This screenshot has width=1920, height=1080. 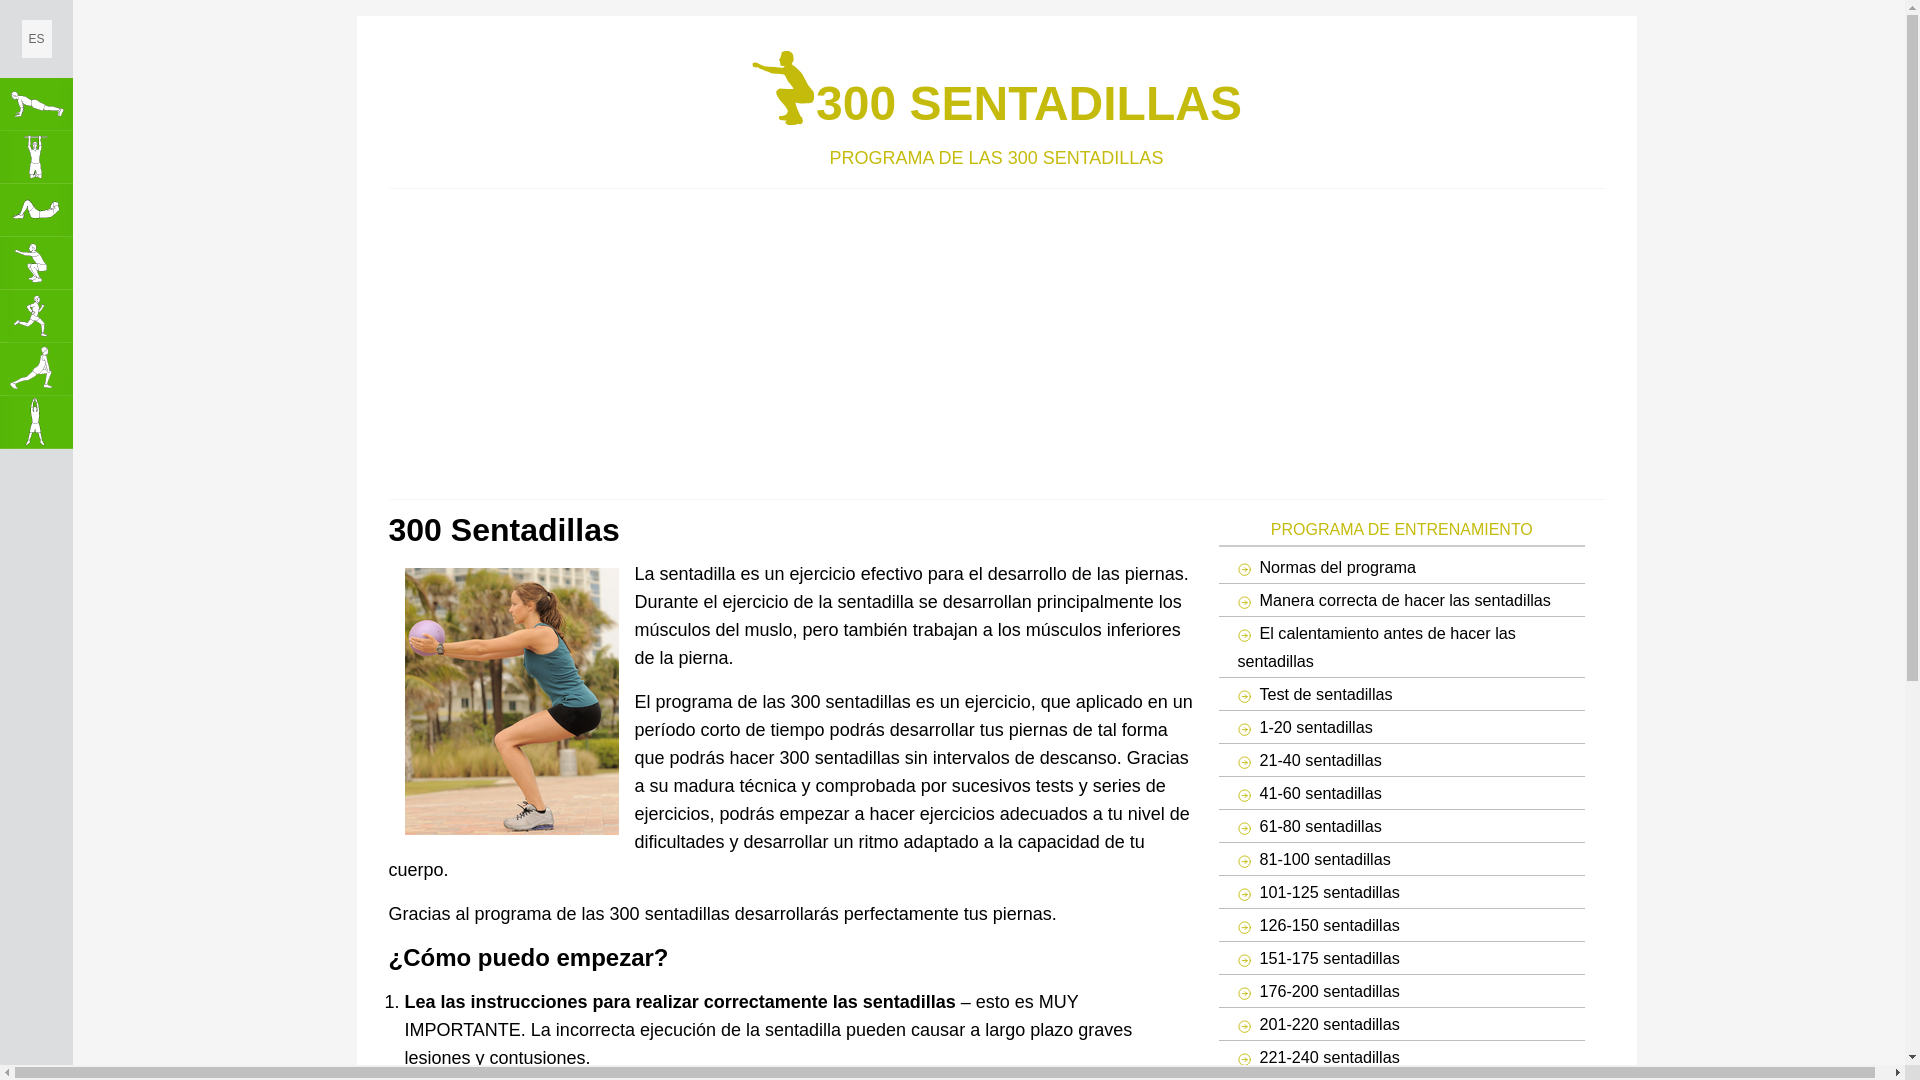 What do you see at coordinates (1400, 567) in the screenshot?
I see `'Normas del programa'` at bounding box center [1400, 567].